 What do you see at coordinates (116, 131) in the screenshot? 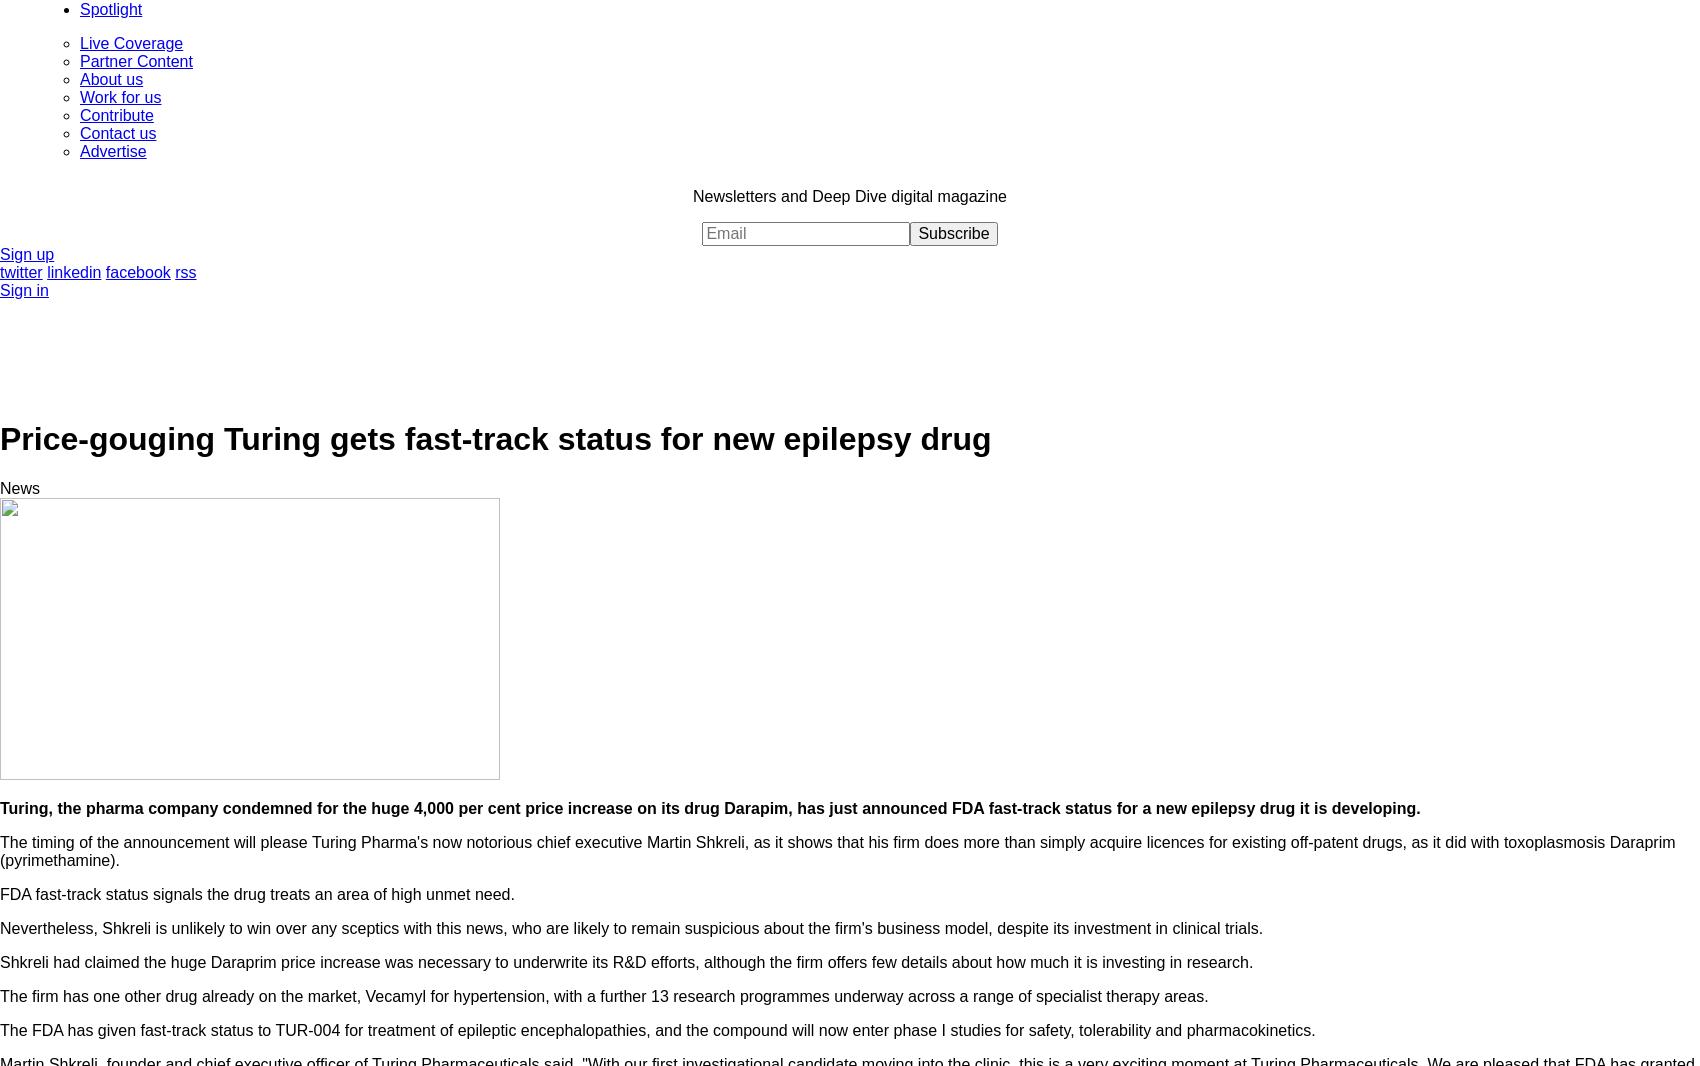
I see `'Contact us'` at bounding box center [116, 131].